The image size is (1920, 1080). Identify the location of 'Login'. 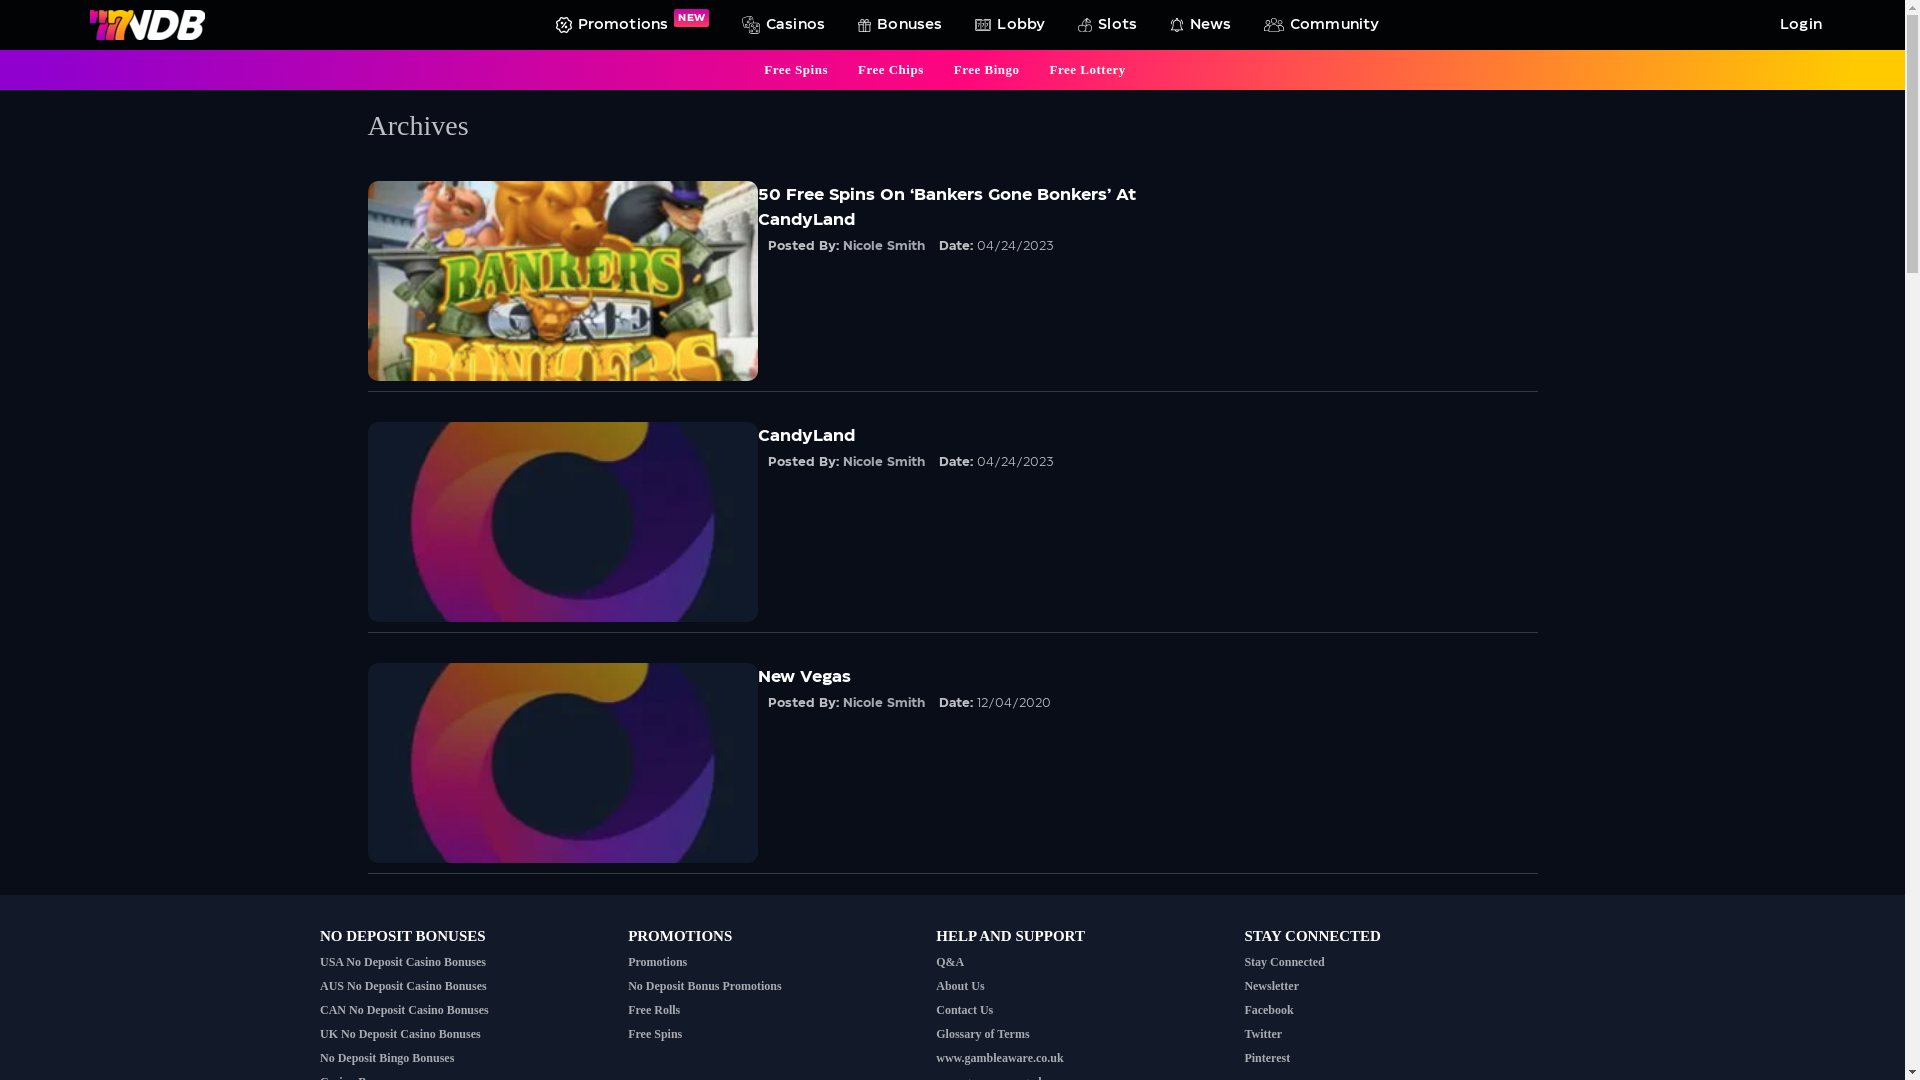
(1797, 24).